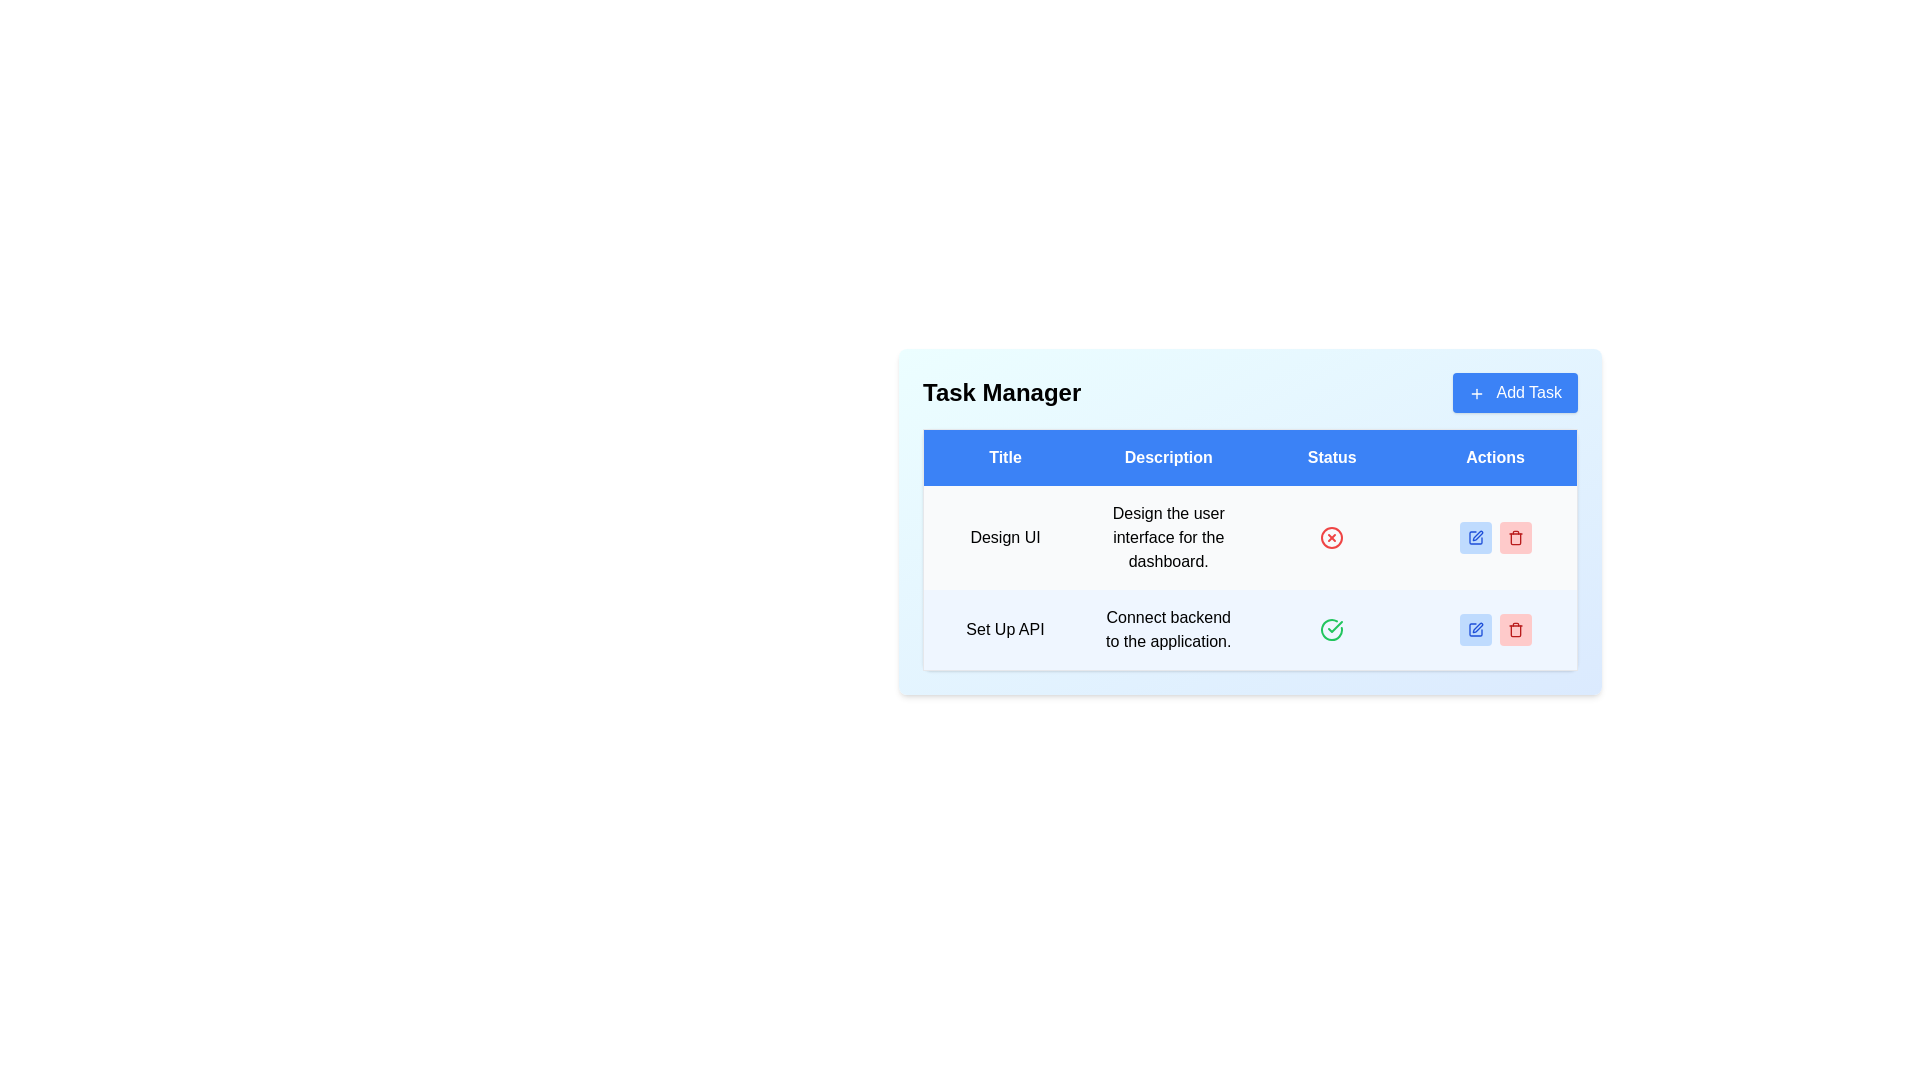 The image size is (1920, 1080). What do you see at coordinates (1331, 628) in the screenshot?
I see `the circular green icon with a checkmark in the Status column of the second row in the Task Manager table` at bounding box center [1331, 628].